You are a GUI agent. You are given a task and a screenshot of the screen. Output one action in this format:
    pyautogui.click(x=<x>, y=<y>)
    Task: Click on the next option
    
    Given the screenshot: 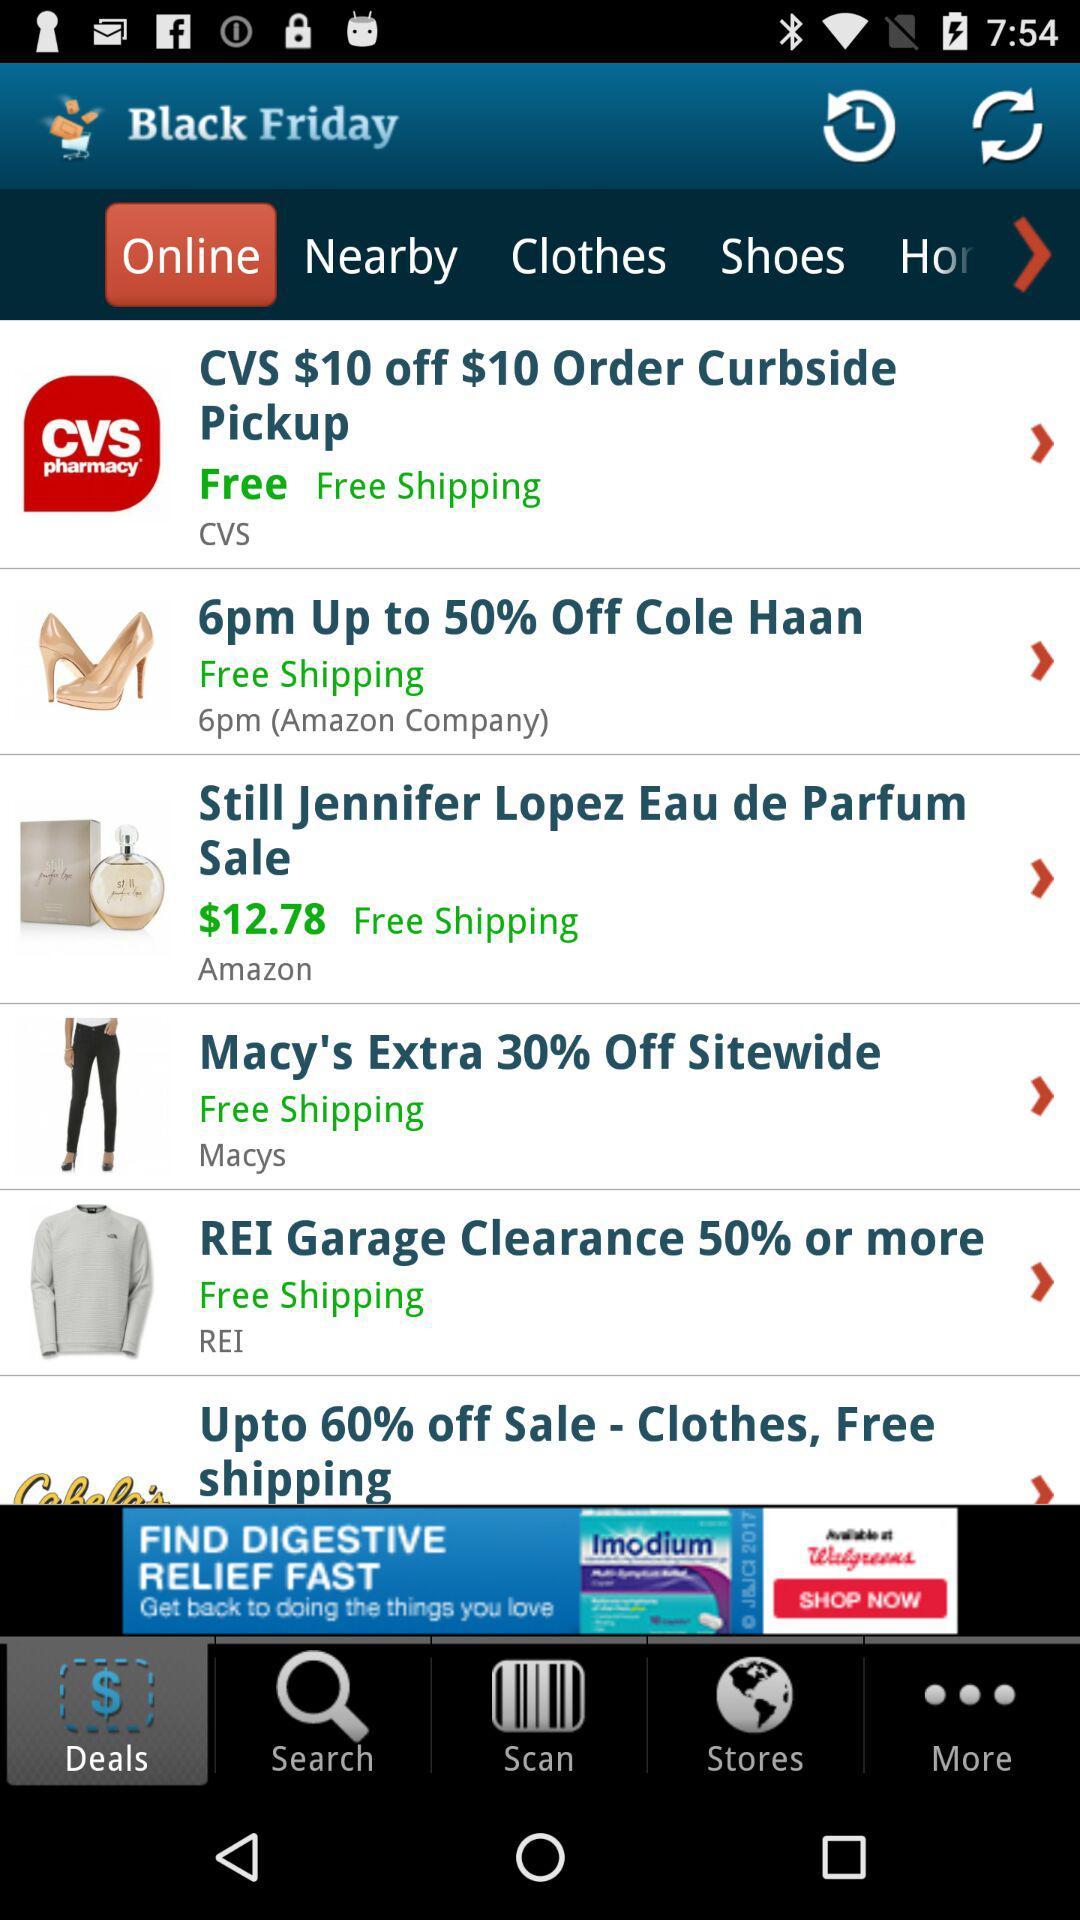 What is the action you would take?
    pyautogui.click(x=1027, y=253)
    